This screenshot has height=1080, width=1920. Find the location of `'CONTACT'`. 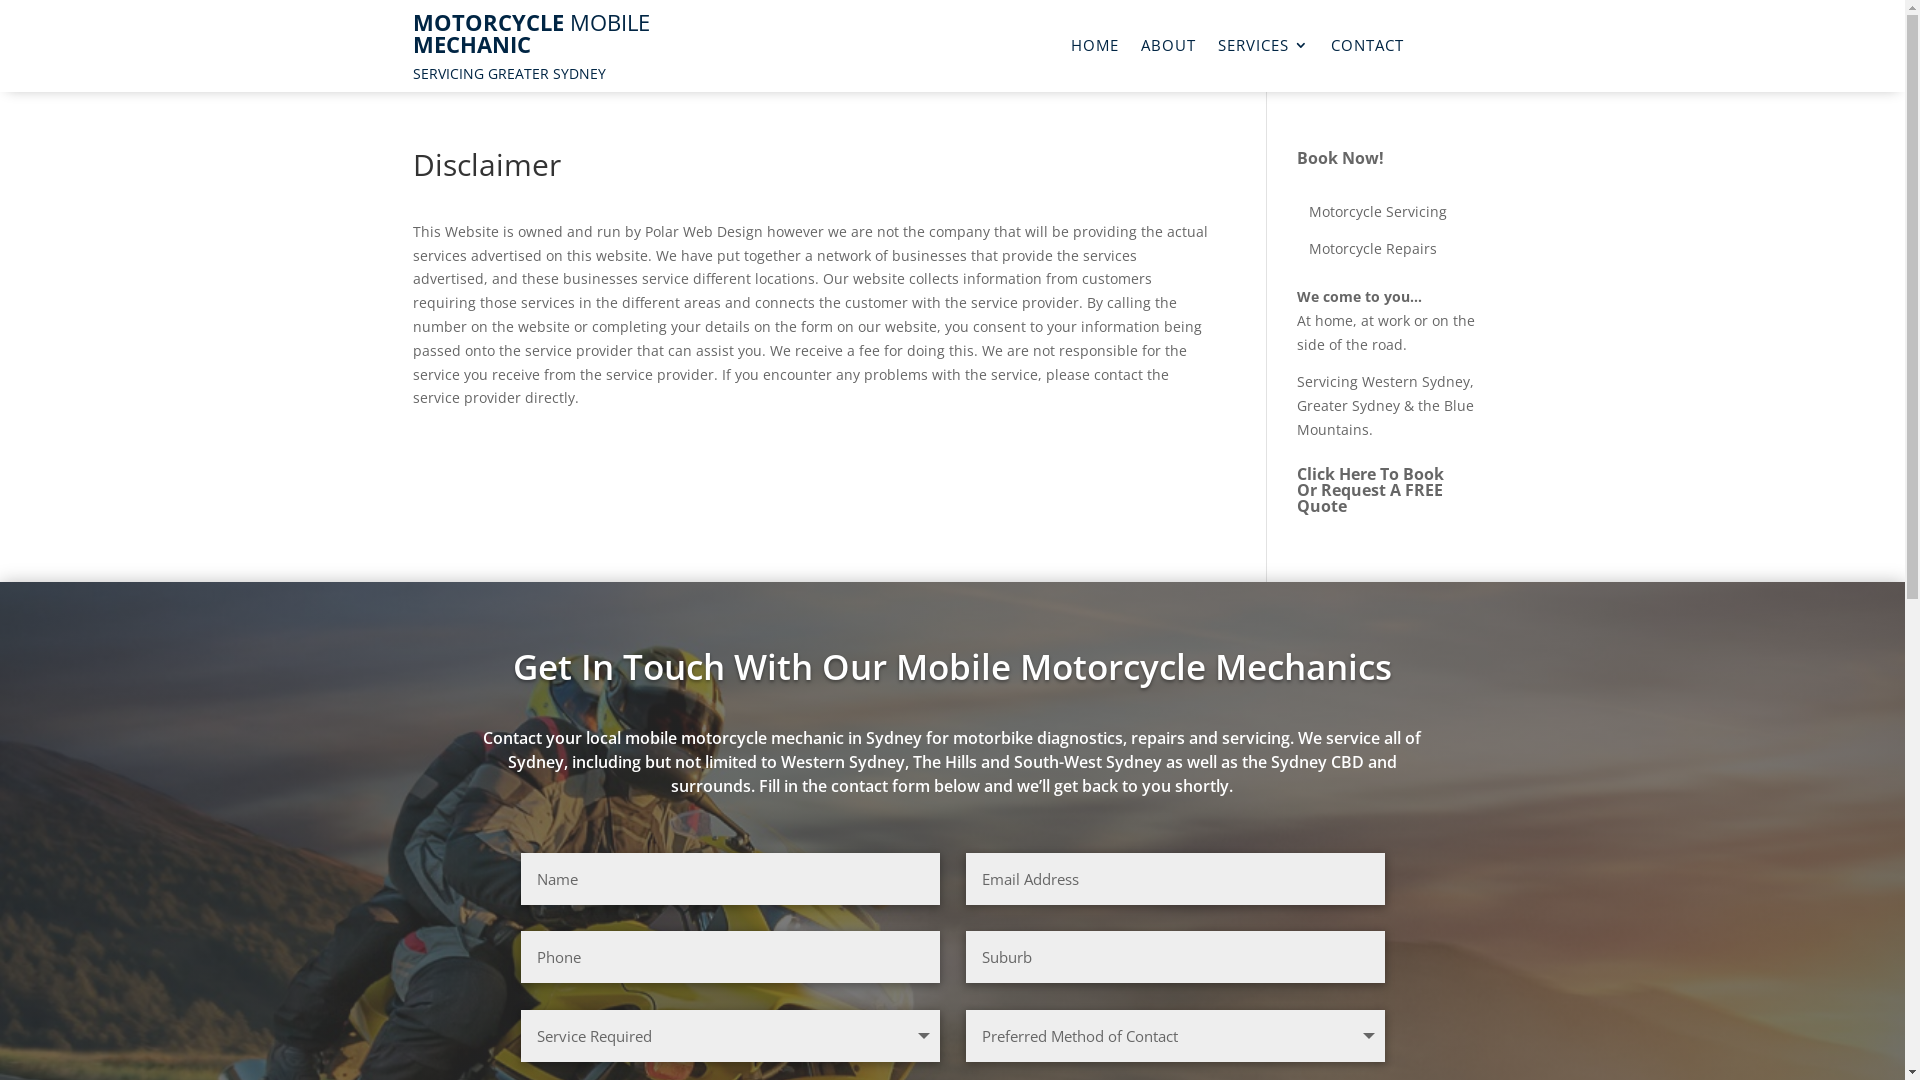

'CONTACT' is located at coordinates (1366, 48).